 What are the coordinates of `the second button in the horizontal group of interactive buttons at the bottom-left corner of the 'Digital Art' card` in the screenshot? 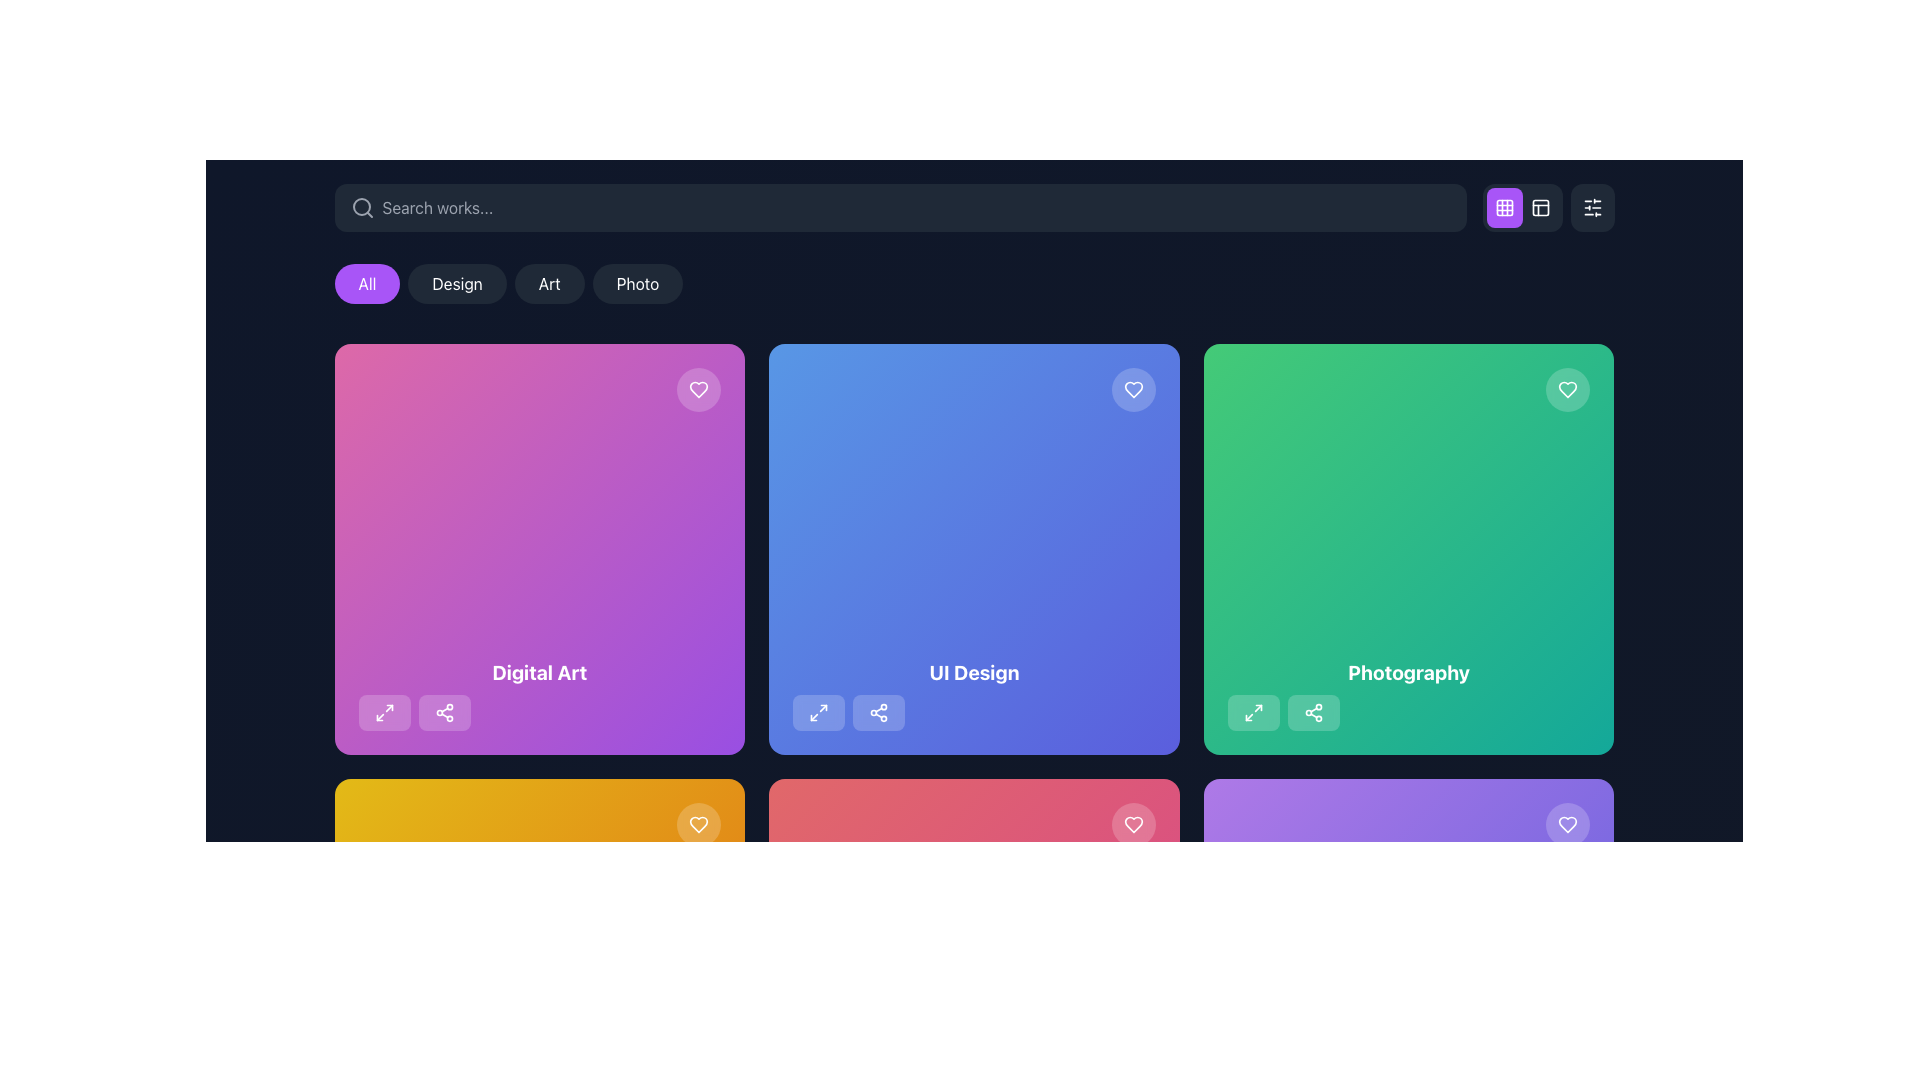 It's located at (443, 711).